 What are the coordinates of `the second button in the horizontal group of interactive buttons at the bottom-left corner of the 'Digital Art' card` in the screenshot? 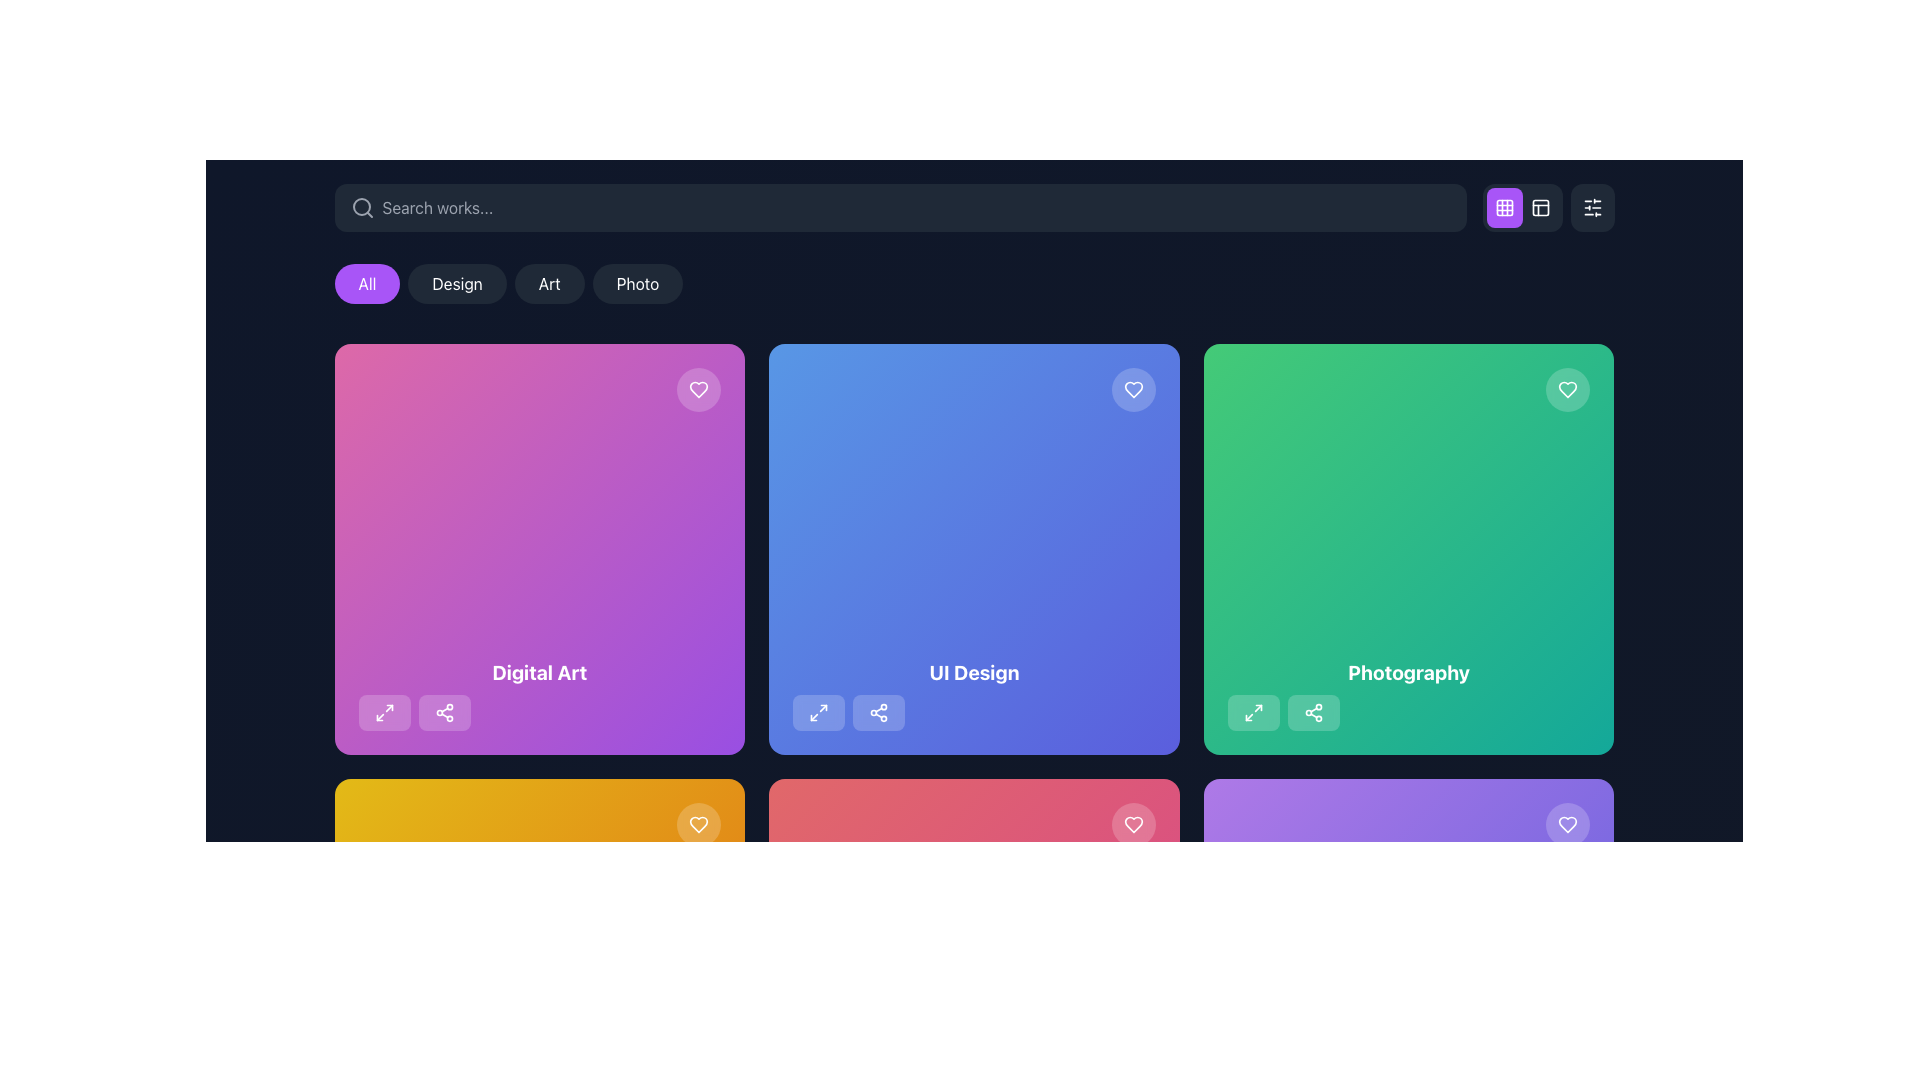 It's located at (443, 711).